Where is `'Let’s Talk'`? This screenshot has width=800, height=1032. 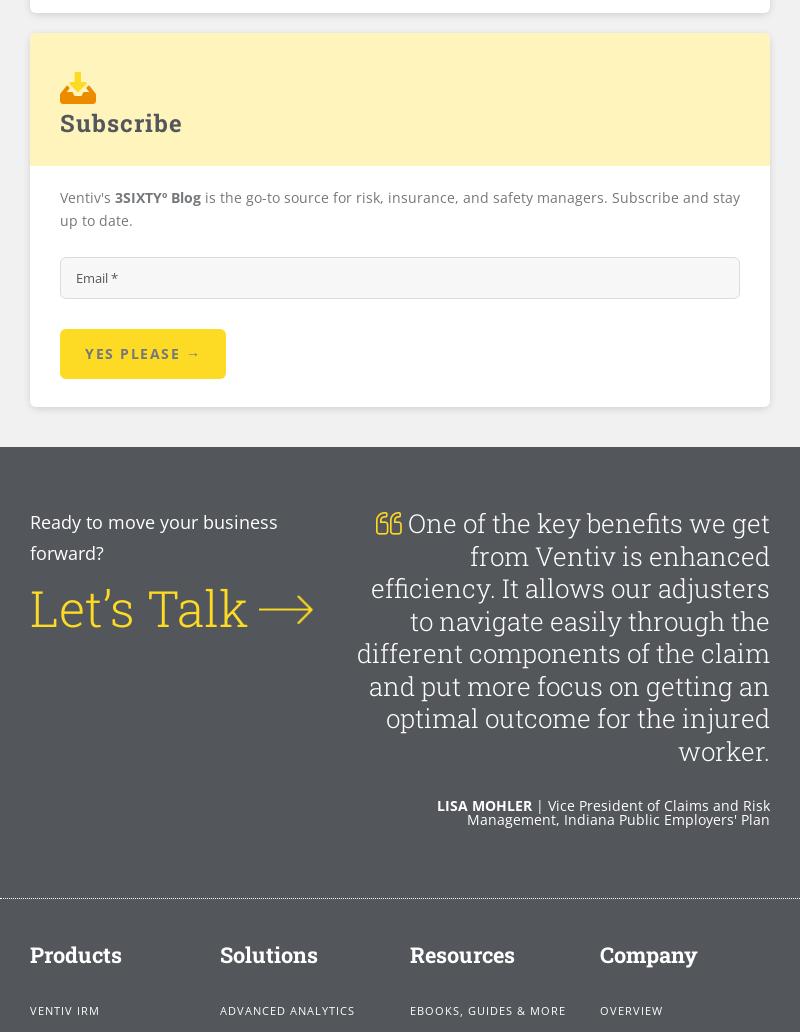
'Let’s Talk' is located at coordinates (30, 607).